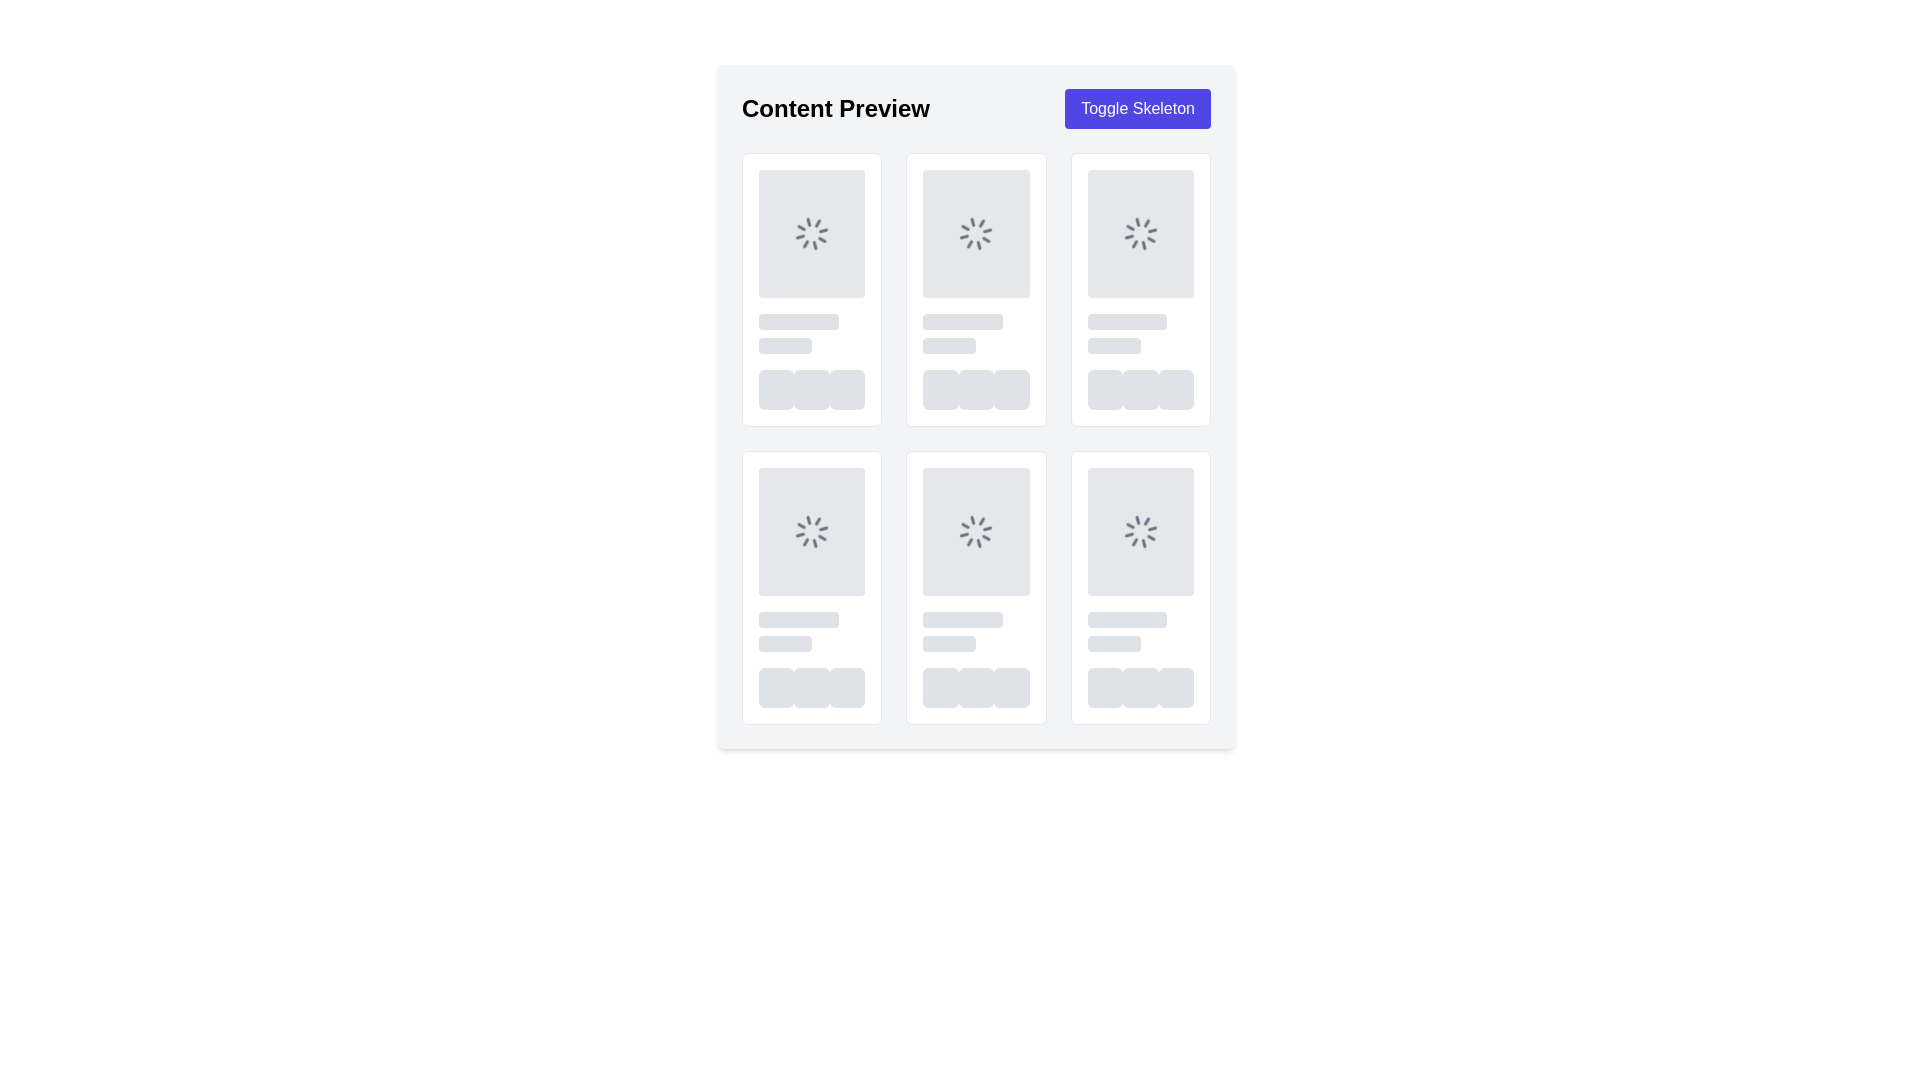 This screenshot has width=1920, height=1080. What do you see at coordinates (976, 389) in the screenshot?
I see `the UI placeholder group composed of three rounded rectangles, indicating a loading state, located at the bottom of the second column from the left` at bounding box center [976, 389].